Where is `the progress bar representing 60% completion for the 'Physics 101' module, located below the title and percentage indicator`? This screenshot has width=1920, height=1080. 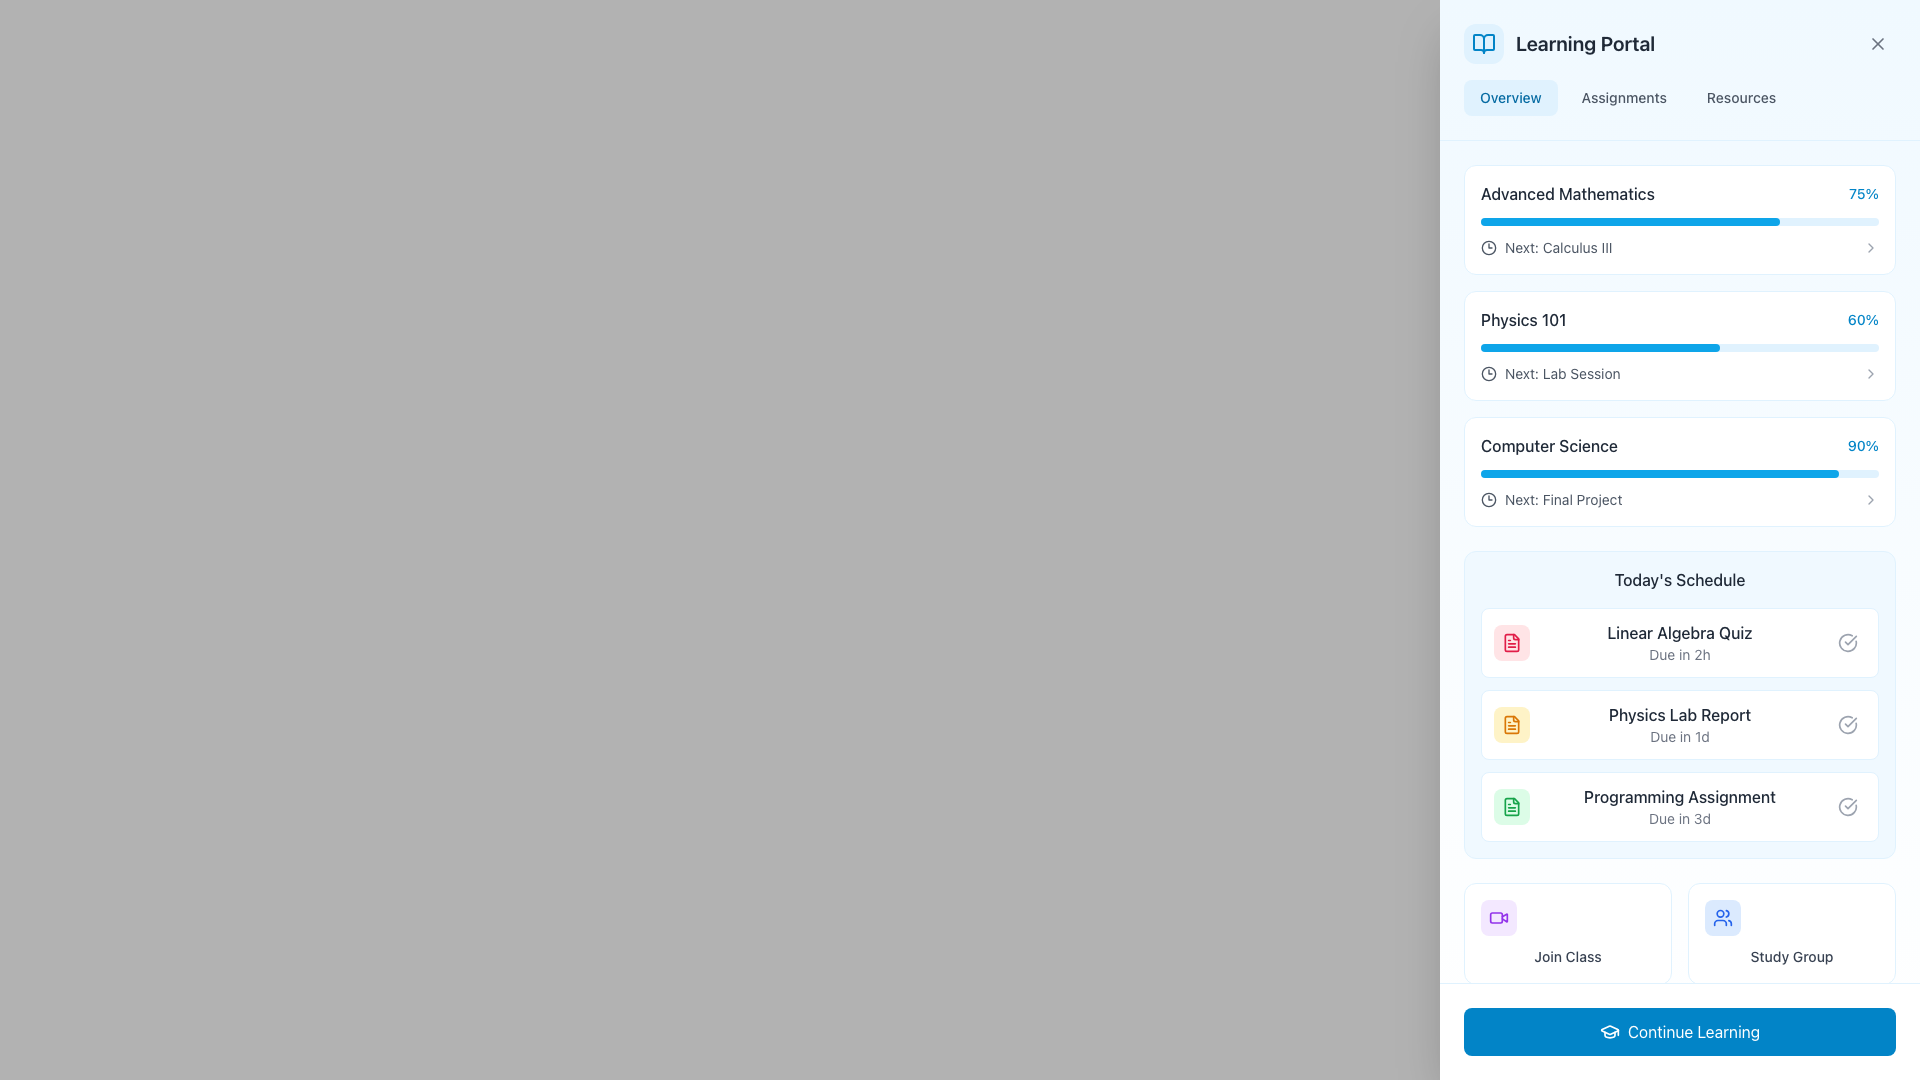 the progress bar representing 60% completion for the 'Physics 101' module, located below the title and percentage indicator is located at coordinates (1680, 346).